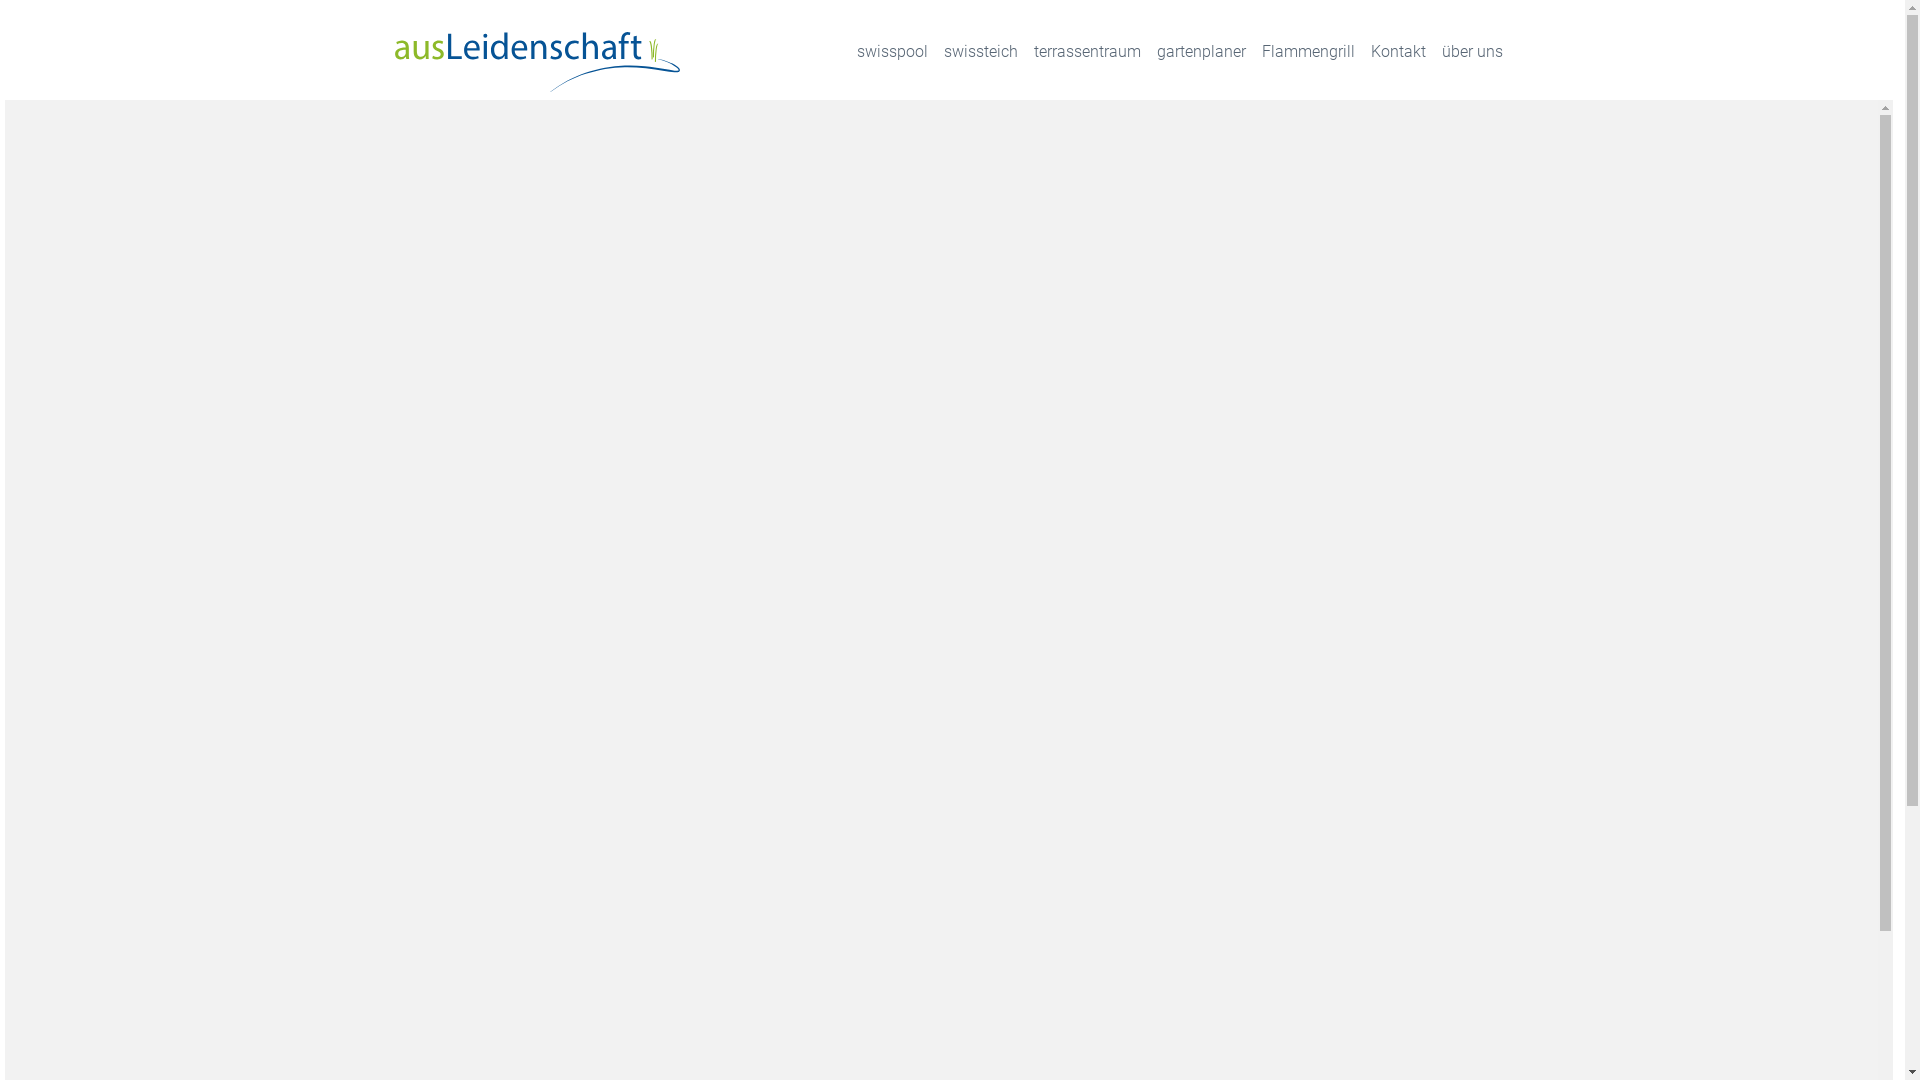 The width and height of the screenshot is (1920, 1080). What do you see at coordinates (1308, 50) in the screenshot?
I see `'Flammengrill'` at bounding box center [1308, 50].